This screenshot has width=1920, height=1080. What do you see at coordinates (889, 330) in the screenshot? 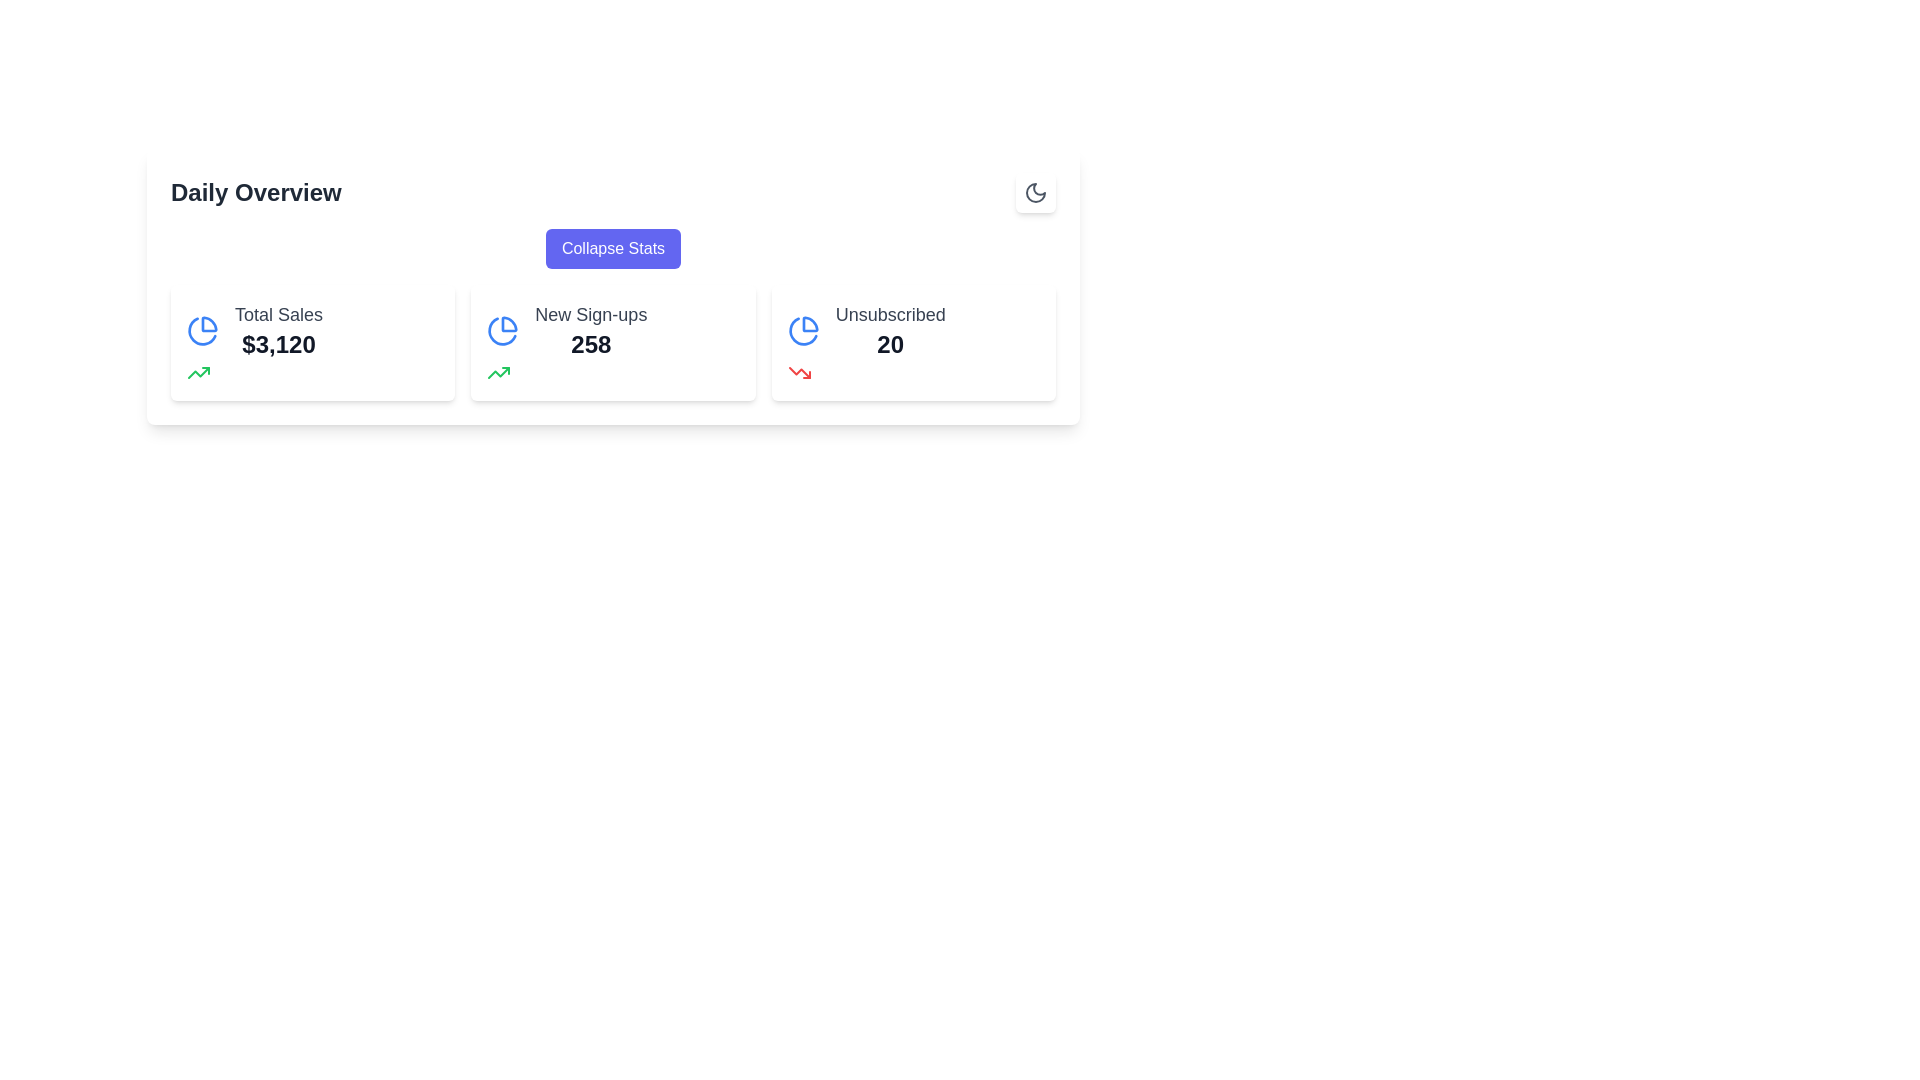
I see `the displayed number '20' in the bold Text Label located below 'Unsubscribed' within the card component` at bounding box center [889, 330].